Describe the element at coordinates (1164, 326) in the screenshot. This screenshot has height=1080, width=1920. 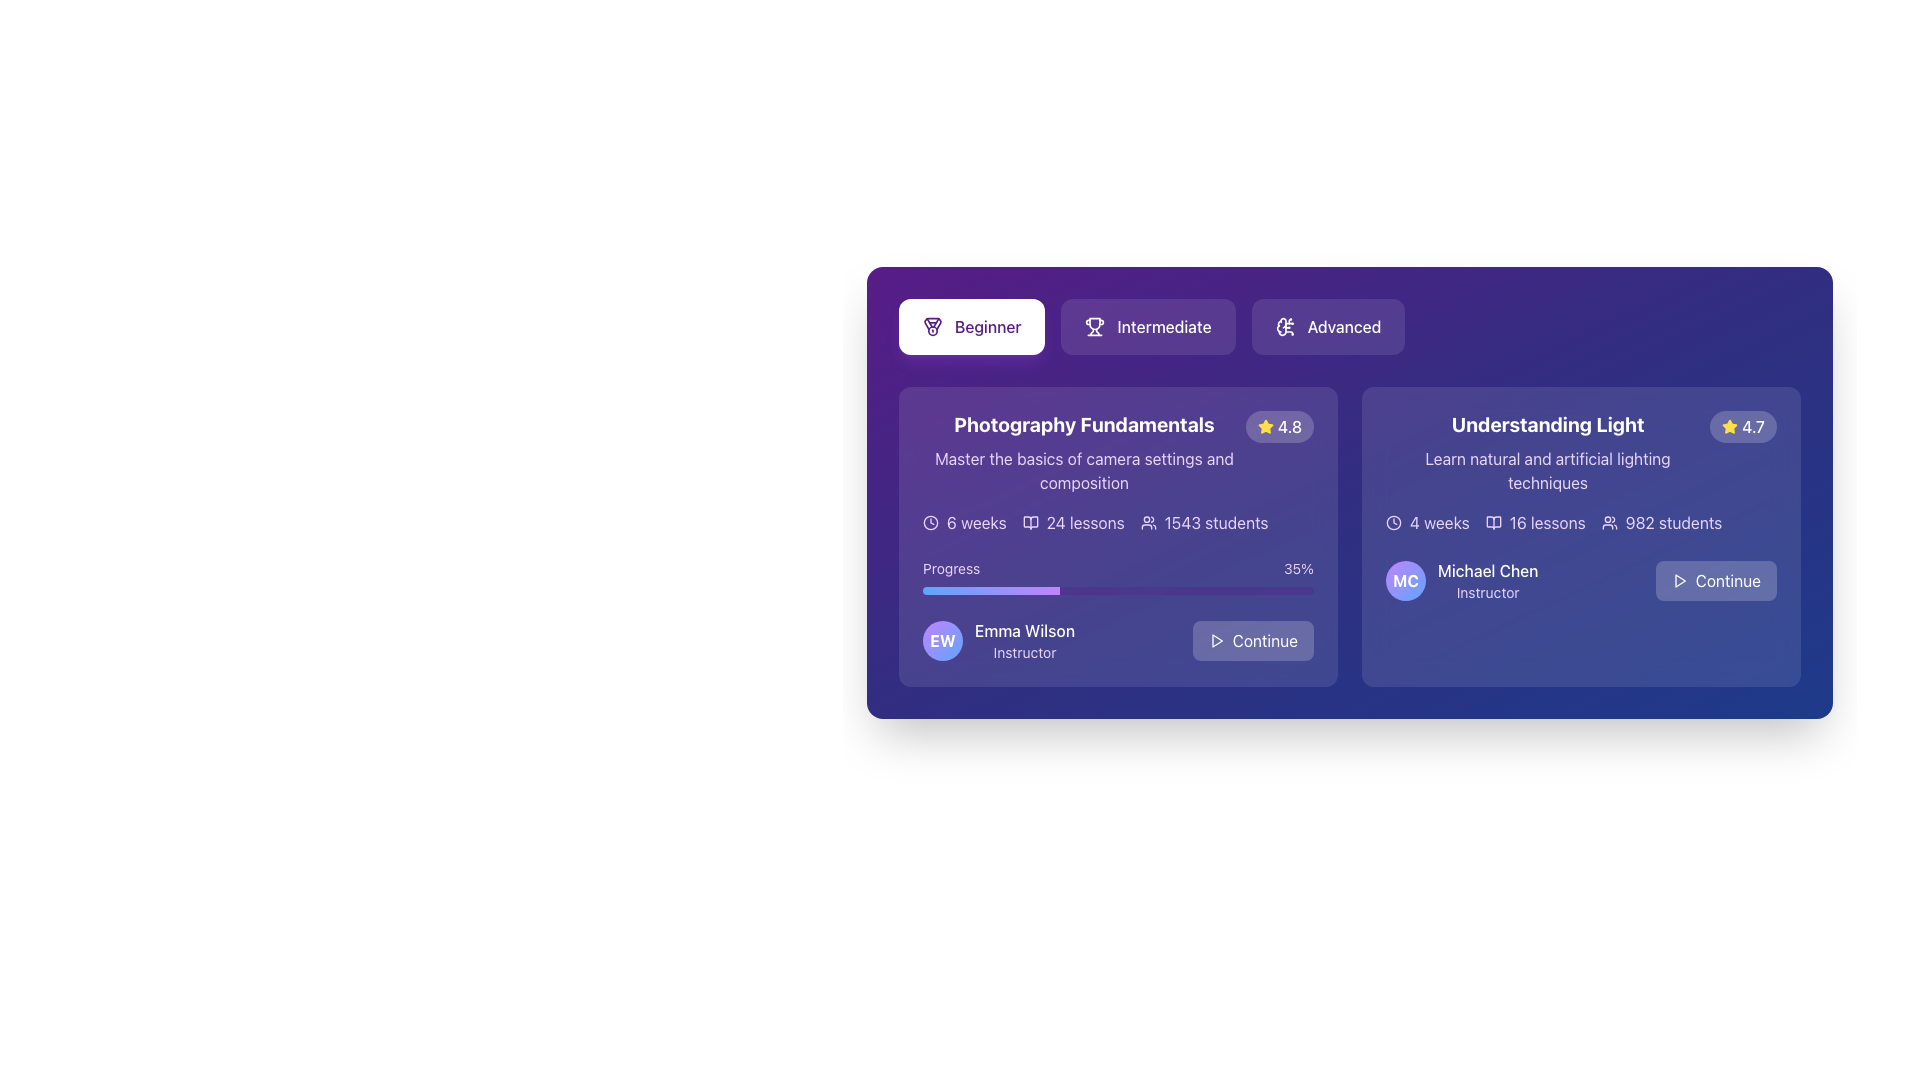
I see `text label displaying 'Intermediate' which is centered in the top section between the Beginner and Advanced buttons` at that location.